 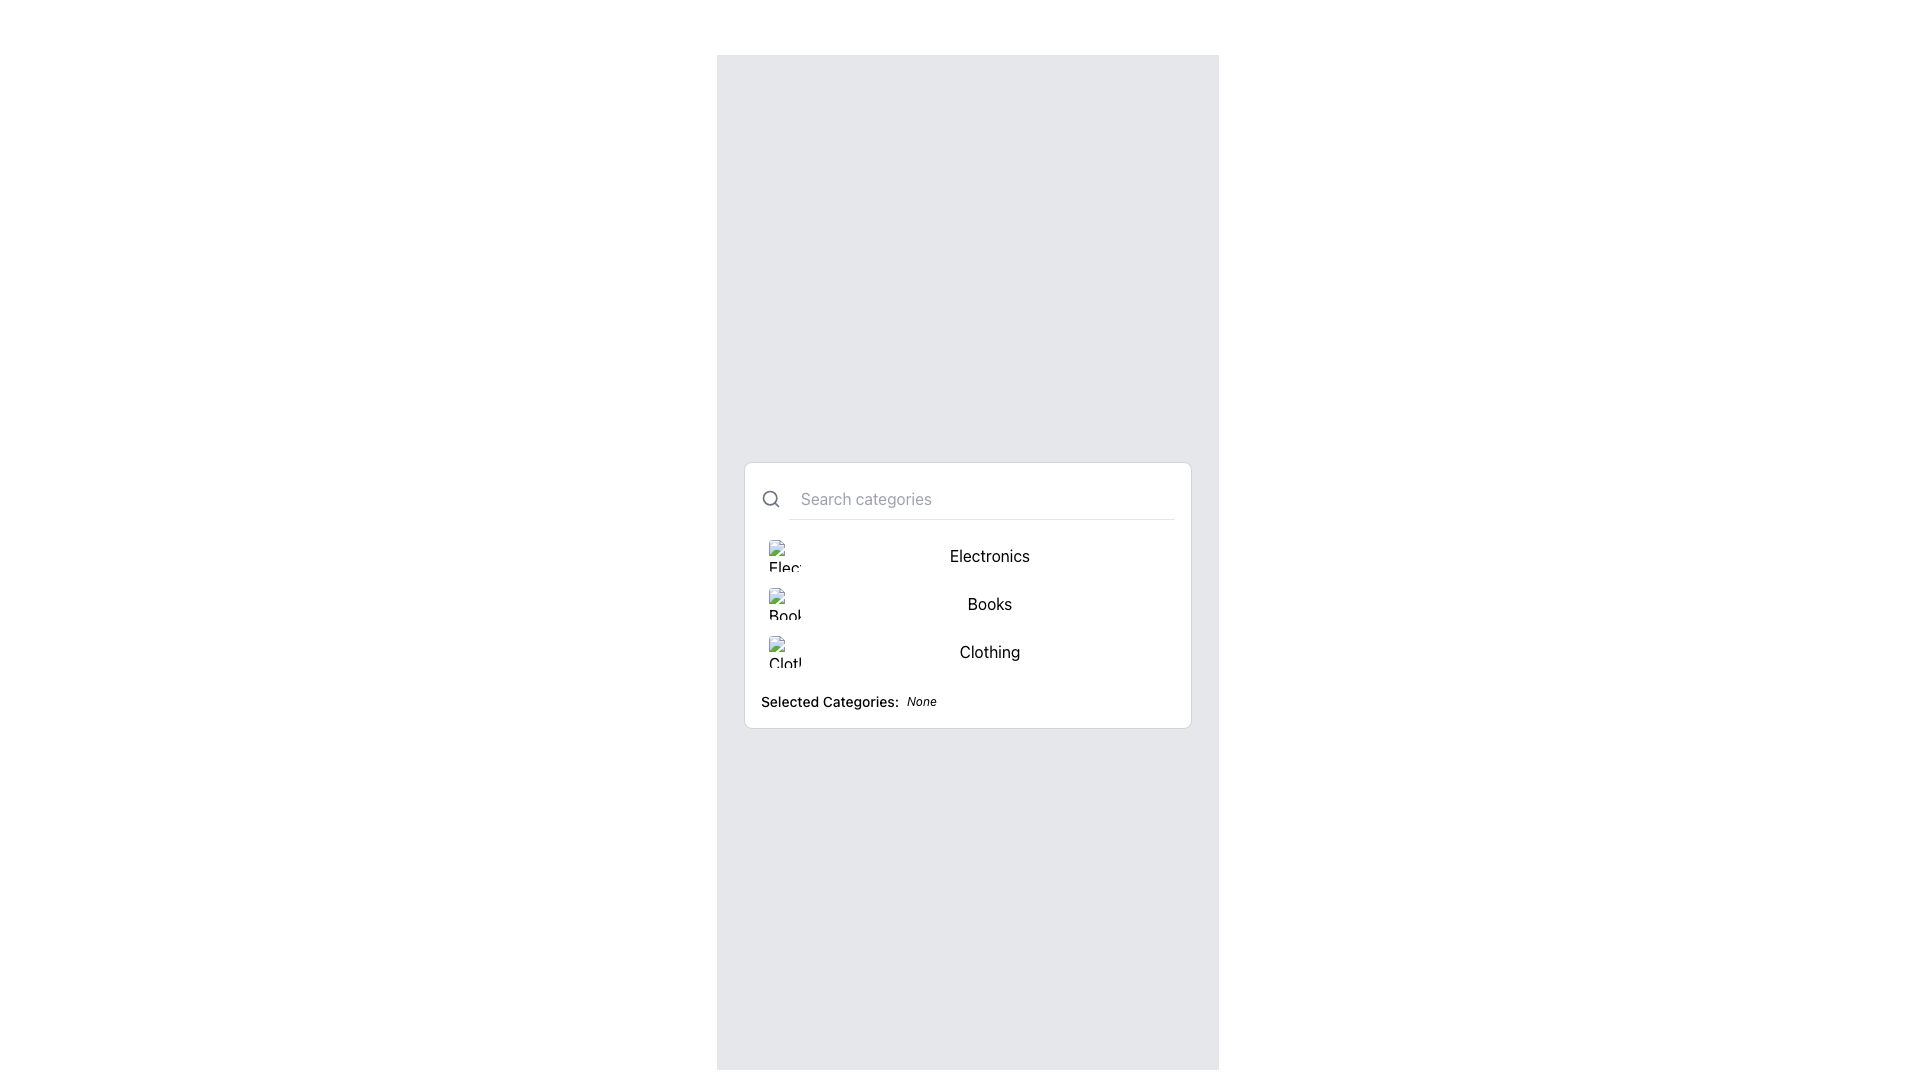 What do you see at coordinates (769, 497) in the screenshot?
I see `the circular SVG element that is part of an icon located in the top-left side of the search input field` at bounding box center [769, 497].